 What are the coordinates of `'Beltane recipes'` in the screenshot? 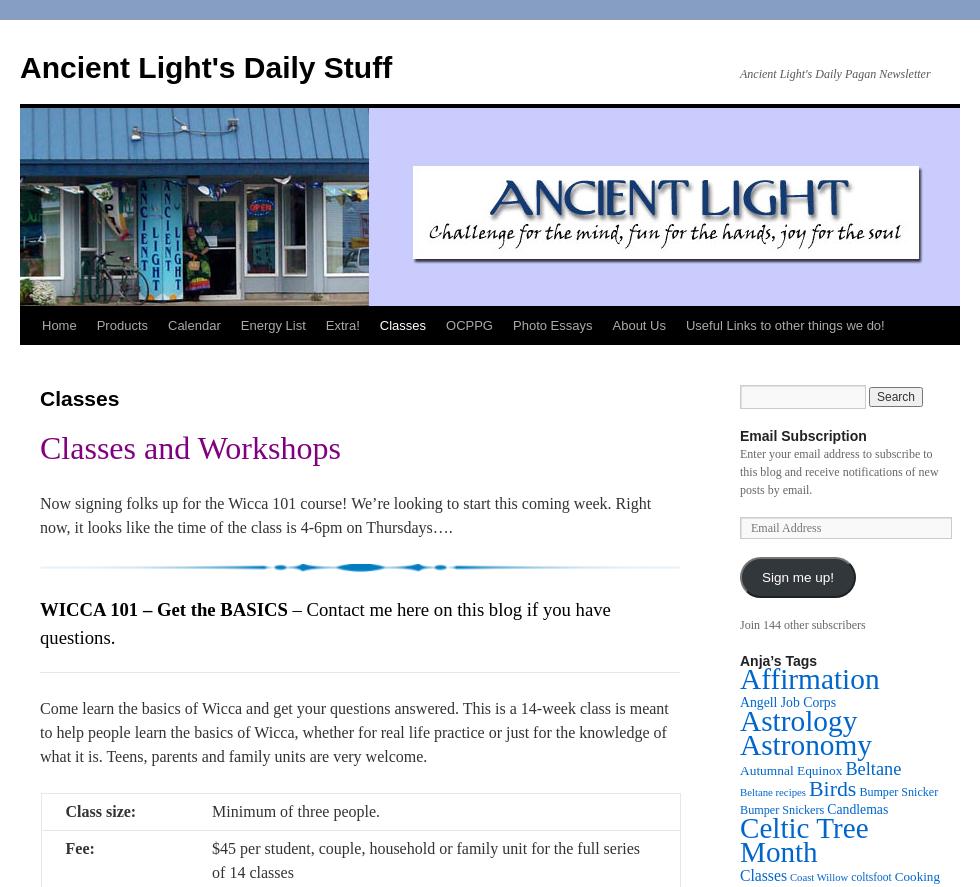 It's located at (772, 792).